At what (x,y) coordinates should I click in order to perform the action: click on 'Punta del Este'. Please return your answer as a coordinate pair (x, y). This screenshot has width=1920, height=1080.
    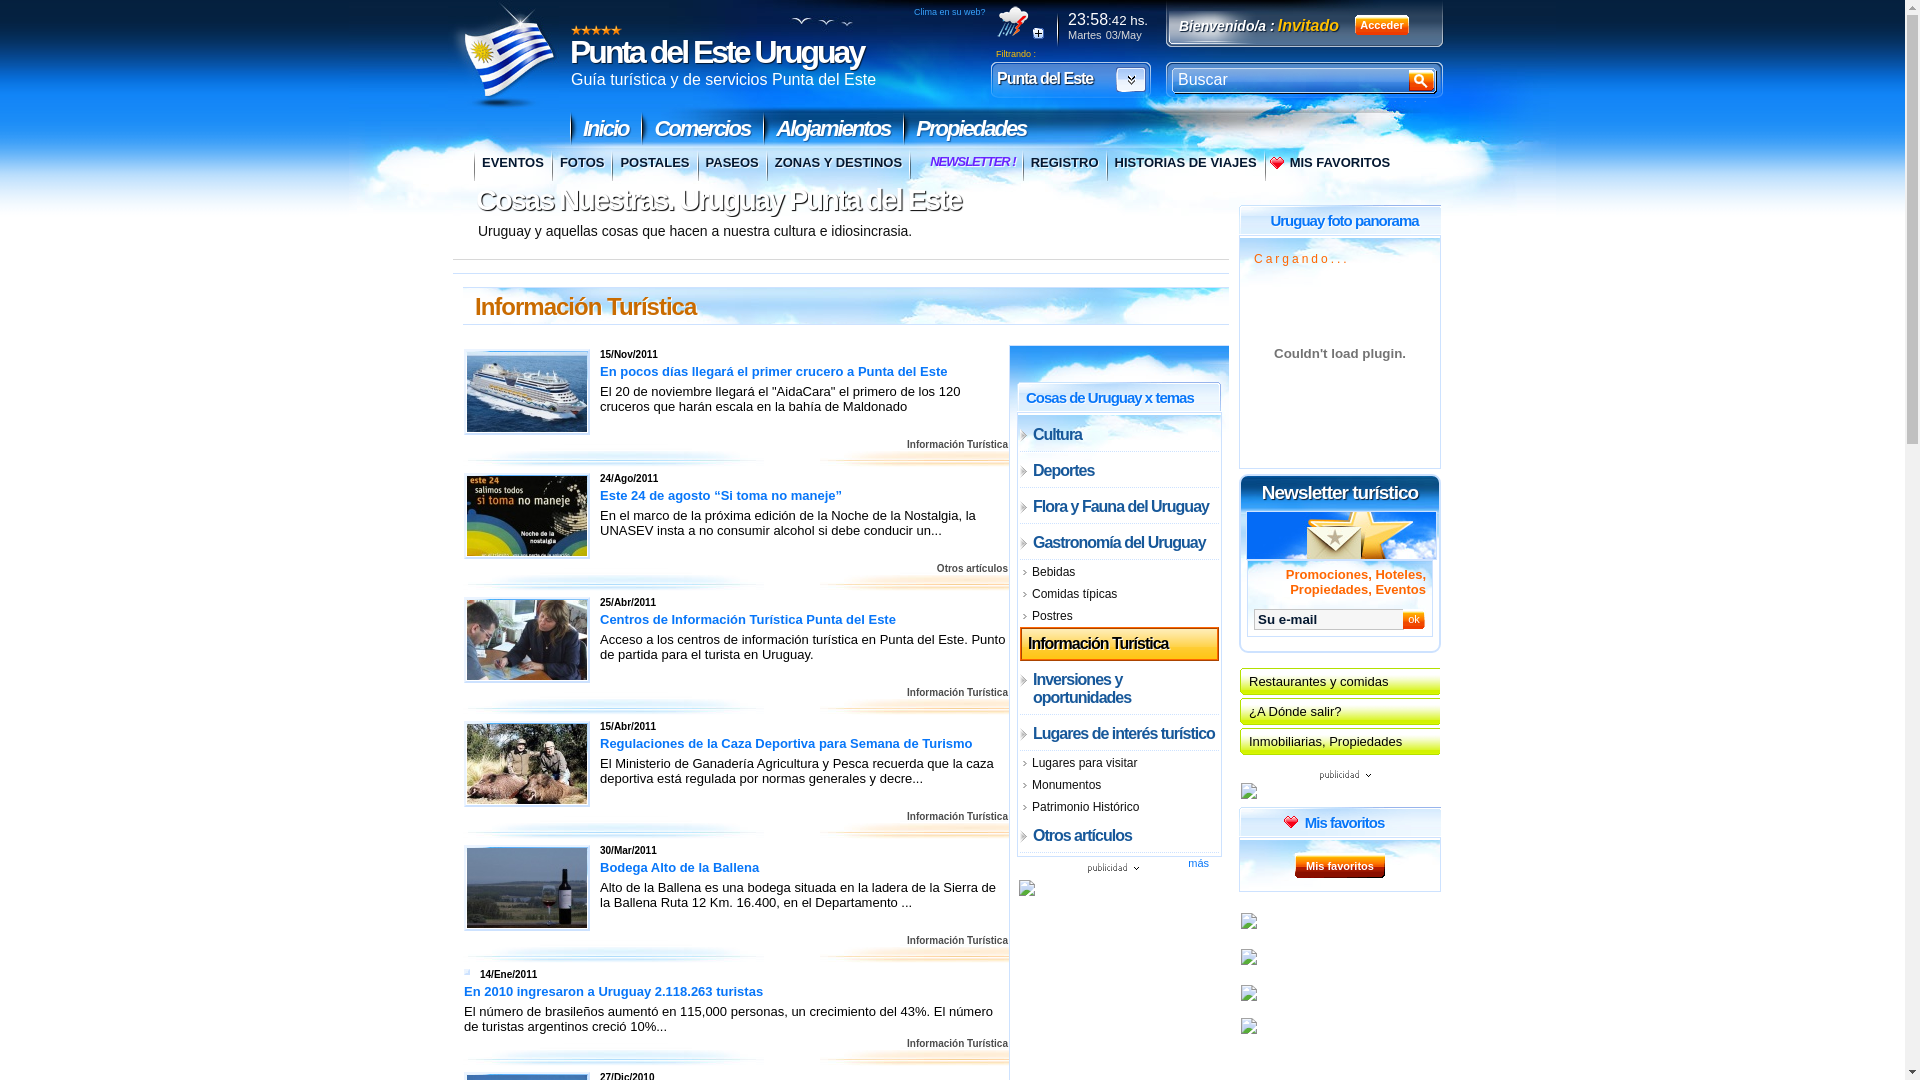
    Looking at the image, I should click on (993, 78).